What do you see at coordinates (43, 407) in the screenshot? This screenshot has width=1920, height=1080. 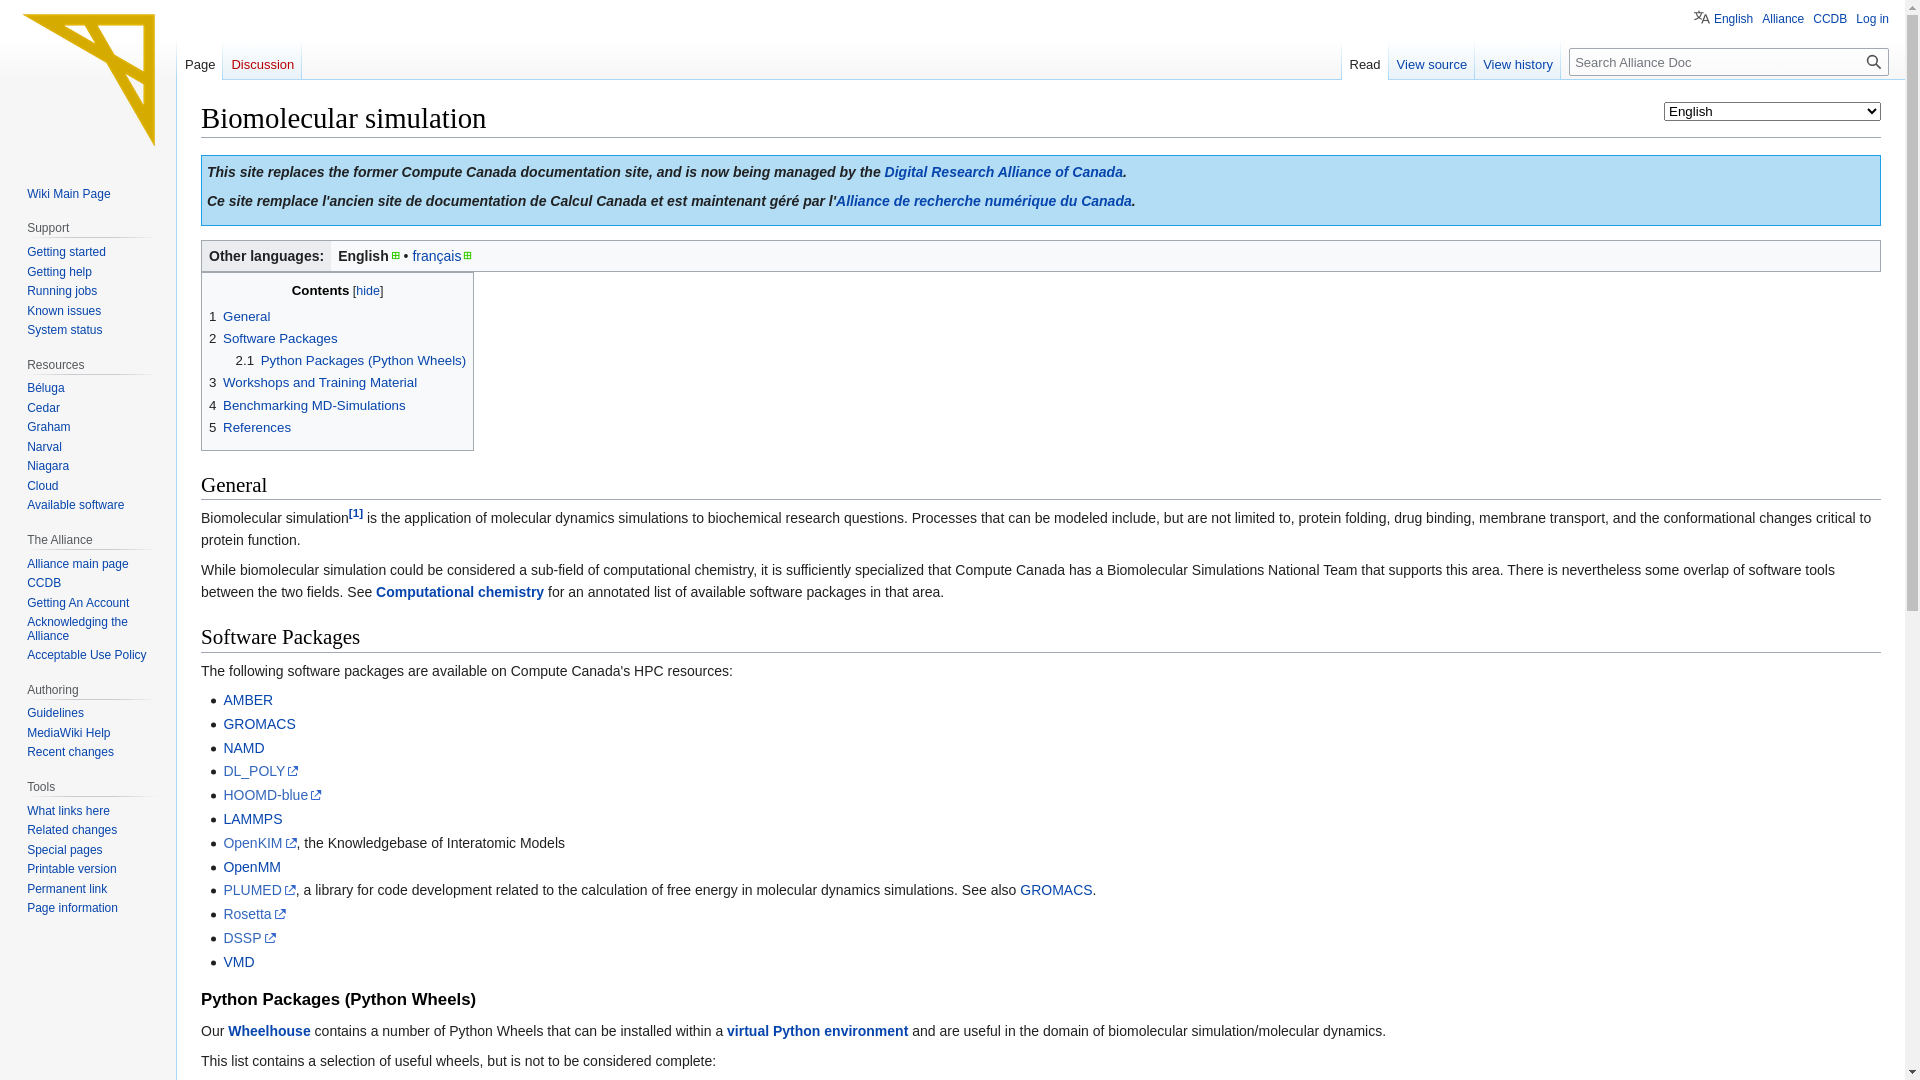 I see `'Cedar'` at bounding box center [43, 407].